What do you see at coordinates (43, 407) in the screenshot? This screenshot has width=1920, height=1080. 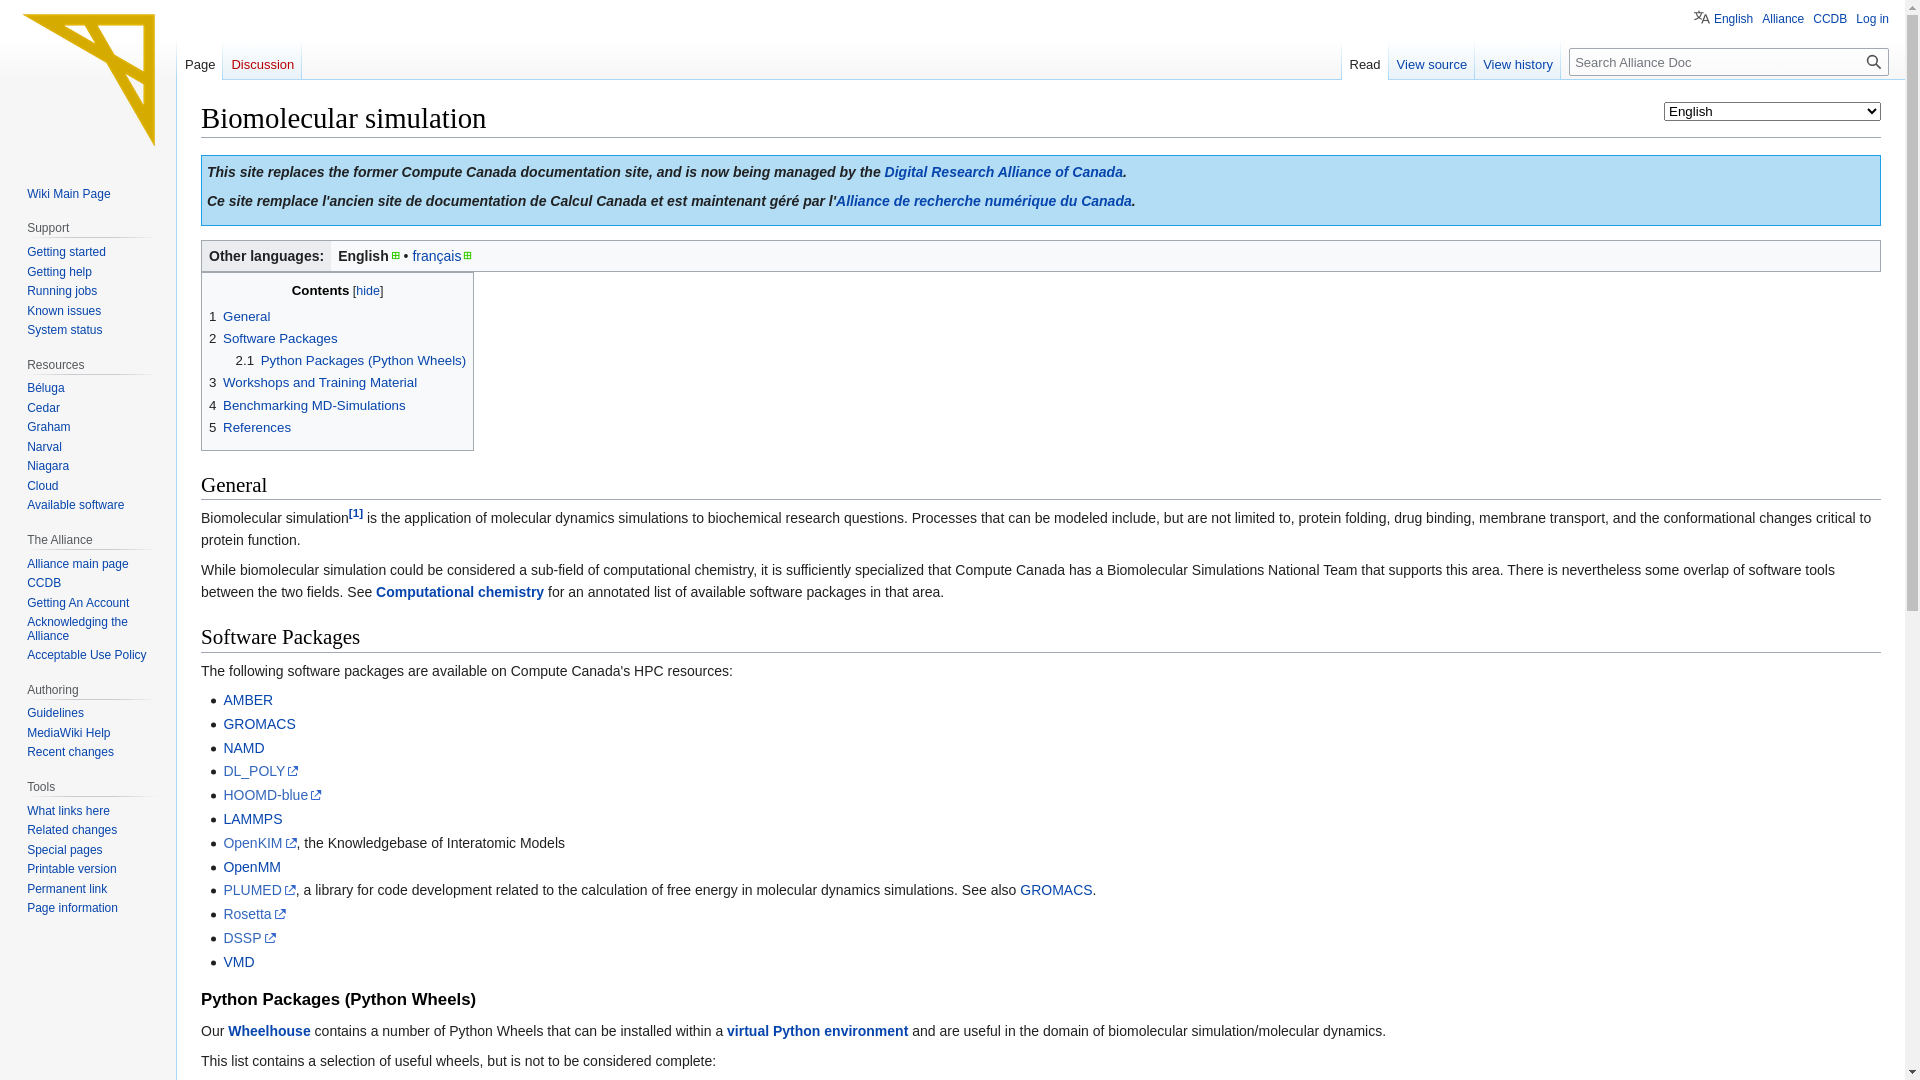 I see `'Cedar'` at bounding box center [43, 407].